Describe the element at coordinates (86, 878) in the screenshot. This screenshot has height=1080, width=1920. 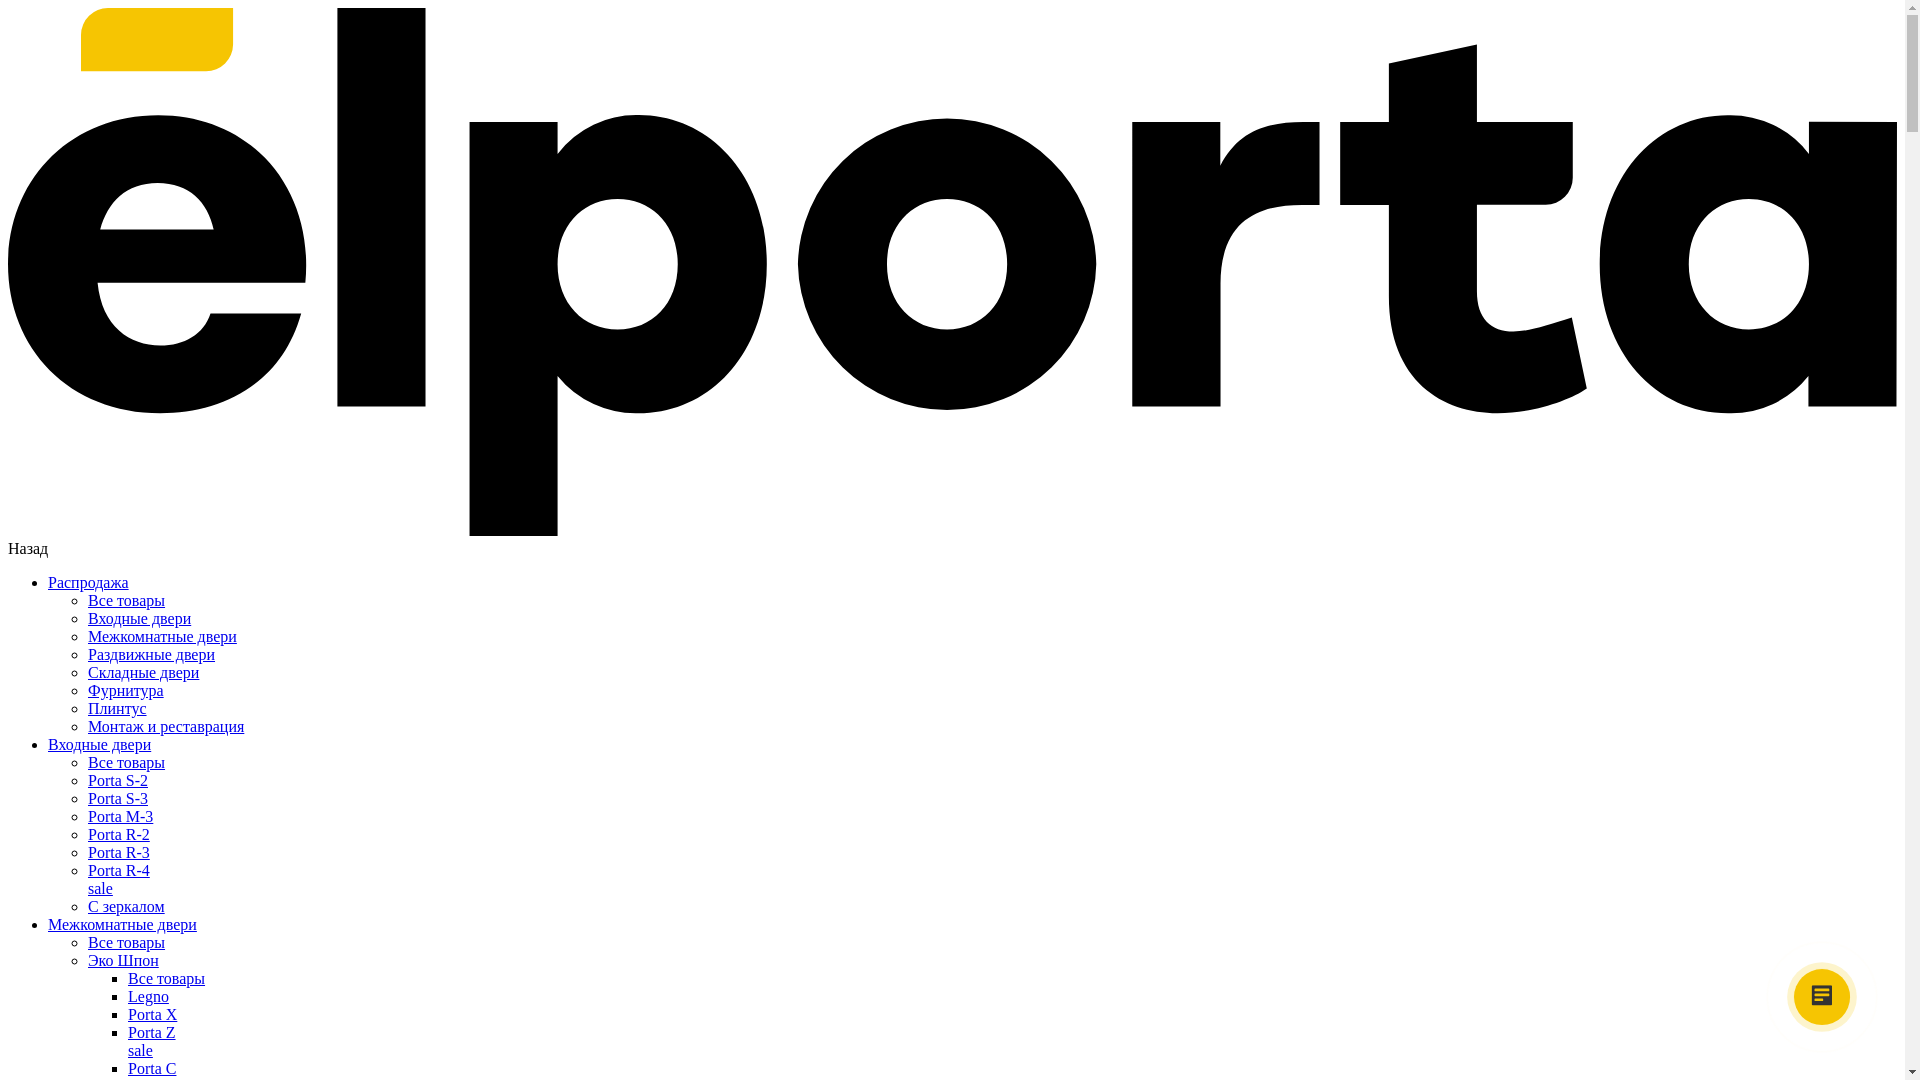
I see `'Porta R-4` at that location.